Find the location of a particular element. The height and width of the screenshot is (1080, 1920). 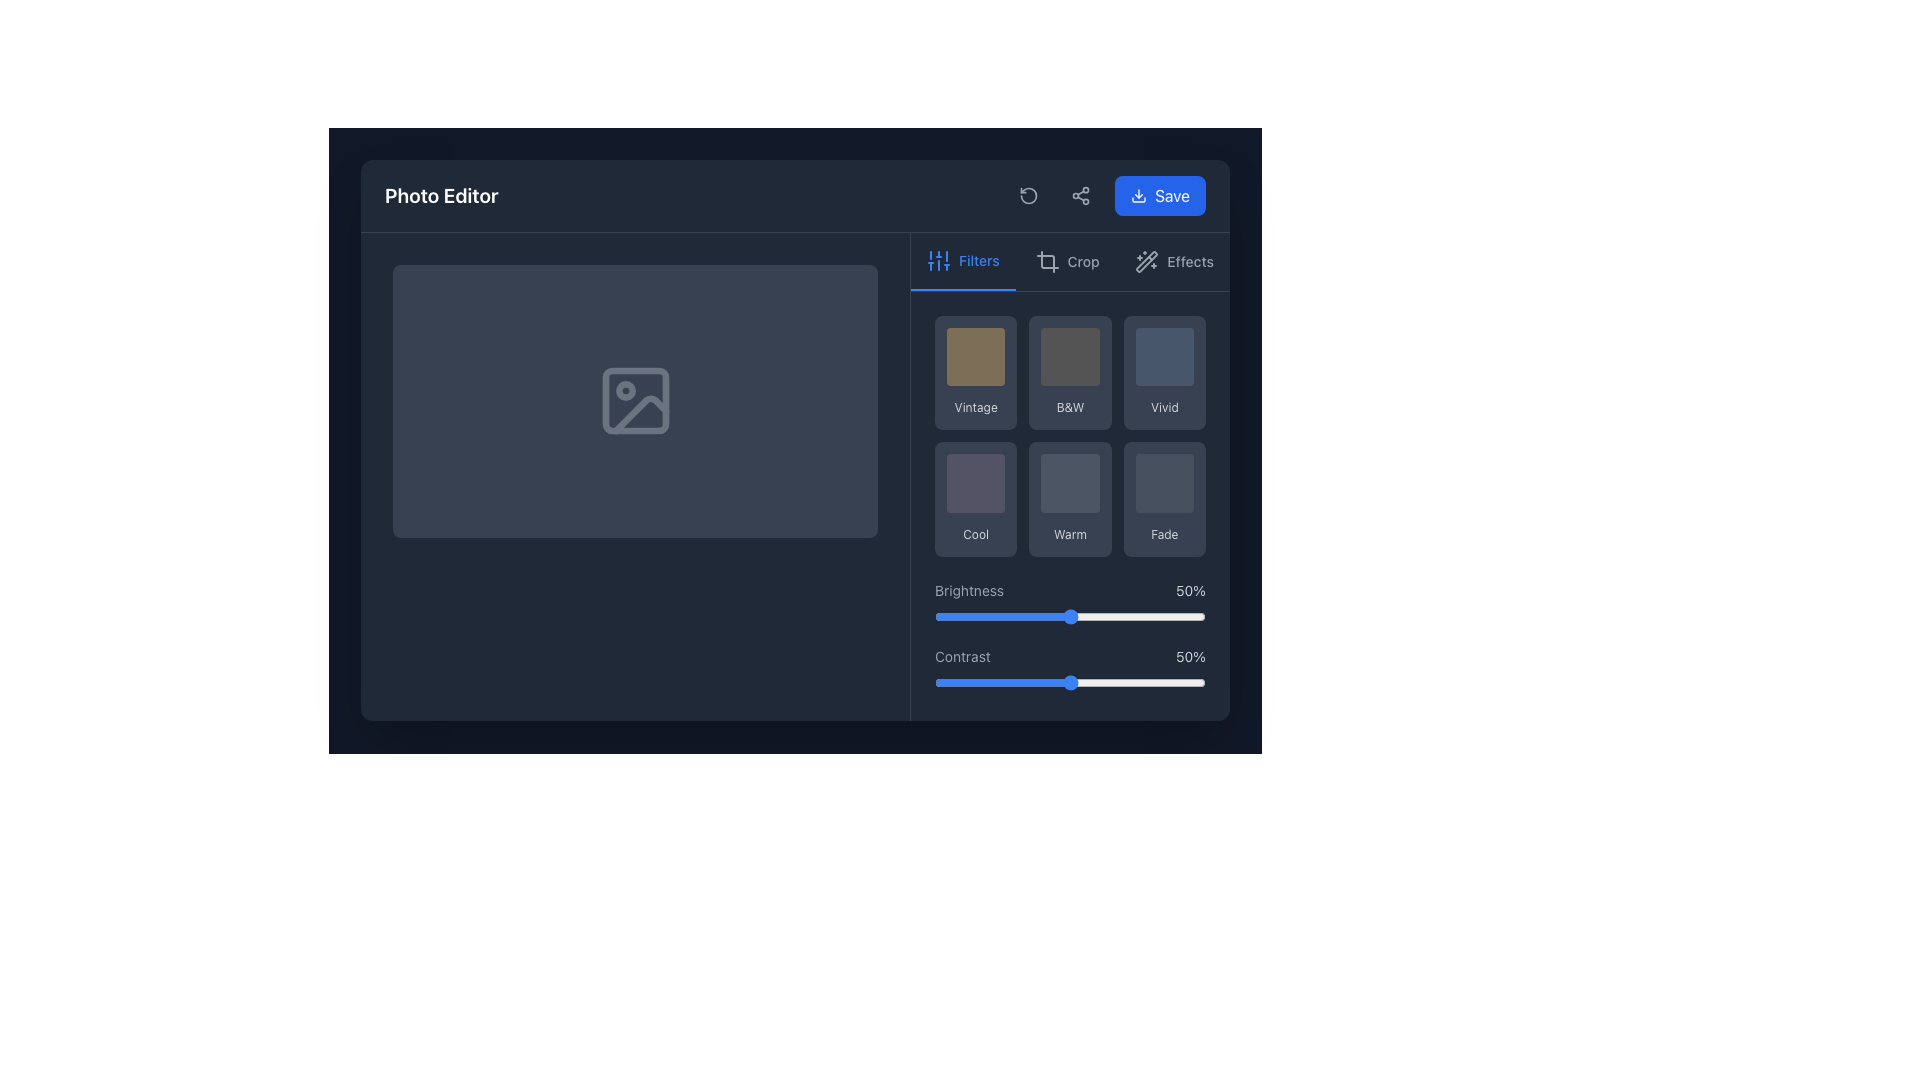

the crop tool button, which is an SVG icon consisting of intersecting lines forming a right angle, located centrally in the toolbar above the 'Crop' text label is located at coordinates (1046, 261).